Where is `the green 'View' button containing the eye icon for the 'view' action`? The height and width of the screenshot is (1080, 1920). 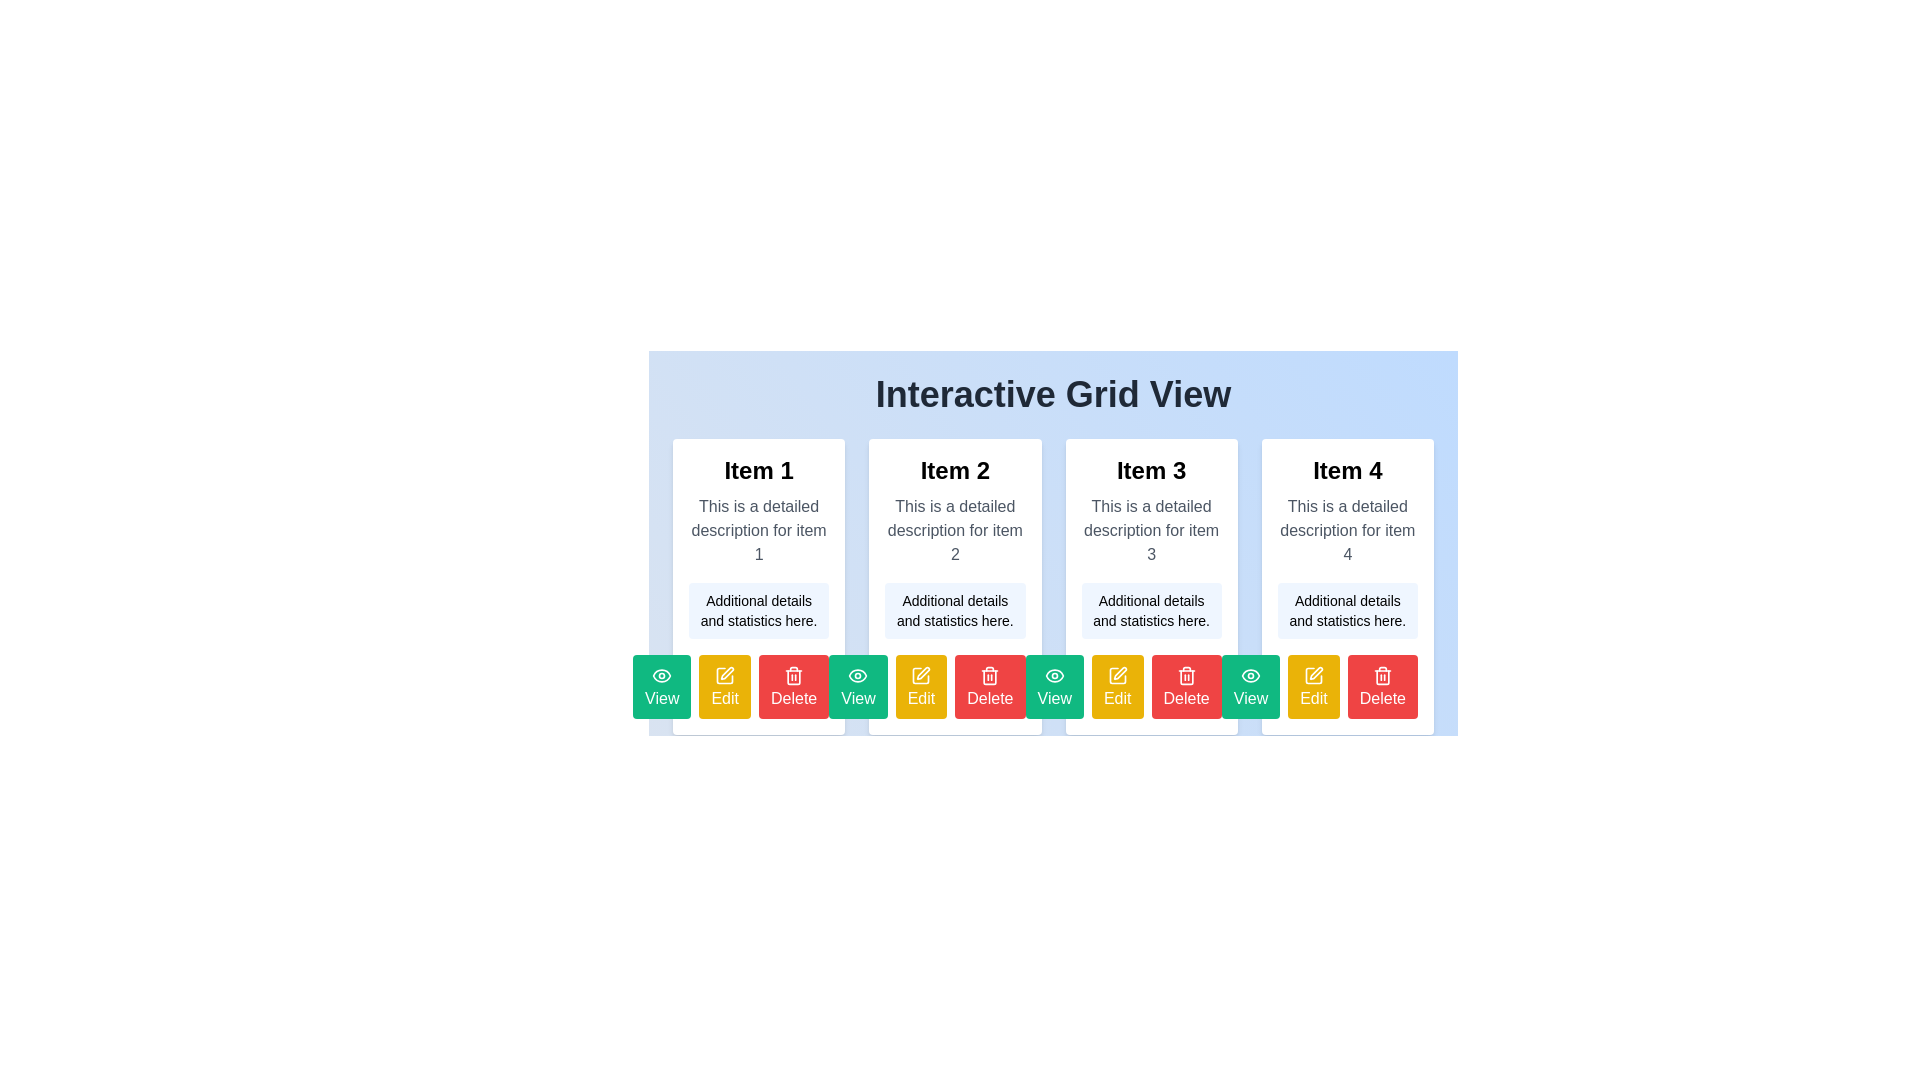
the green 'View' button containing the eye icon for the 'view' action is located at coordinates (1053, 675).